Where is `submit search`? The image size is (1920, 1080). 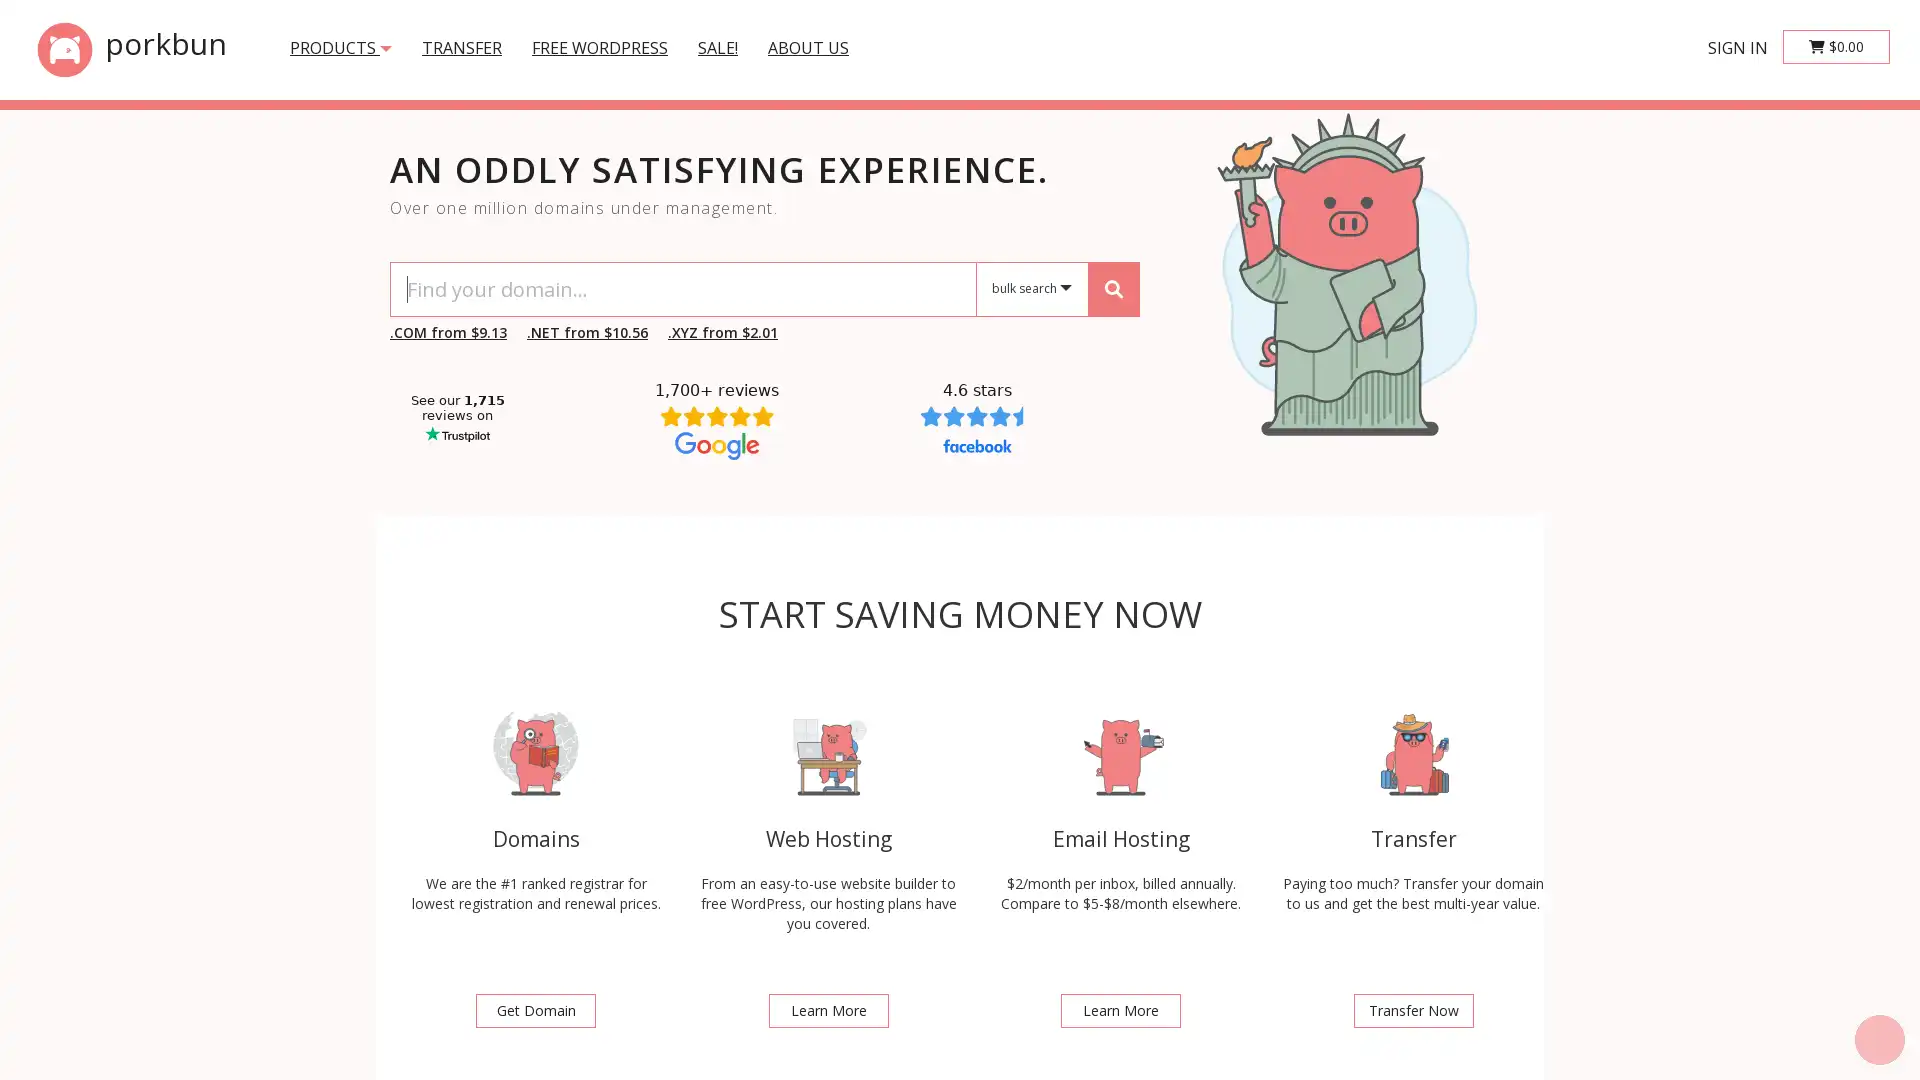 submit search is located at coordinates (1112, 288).